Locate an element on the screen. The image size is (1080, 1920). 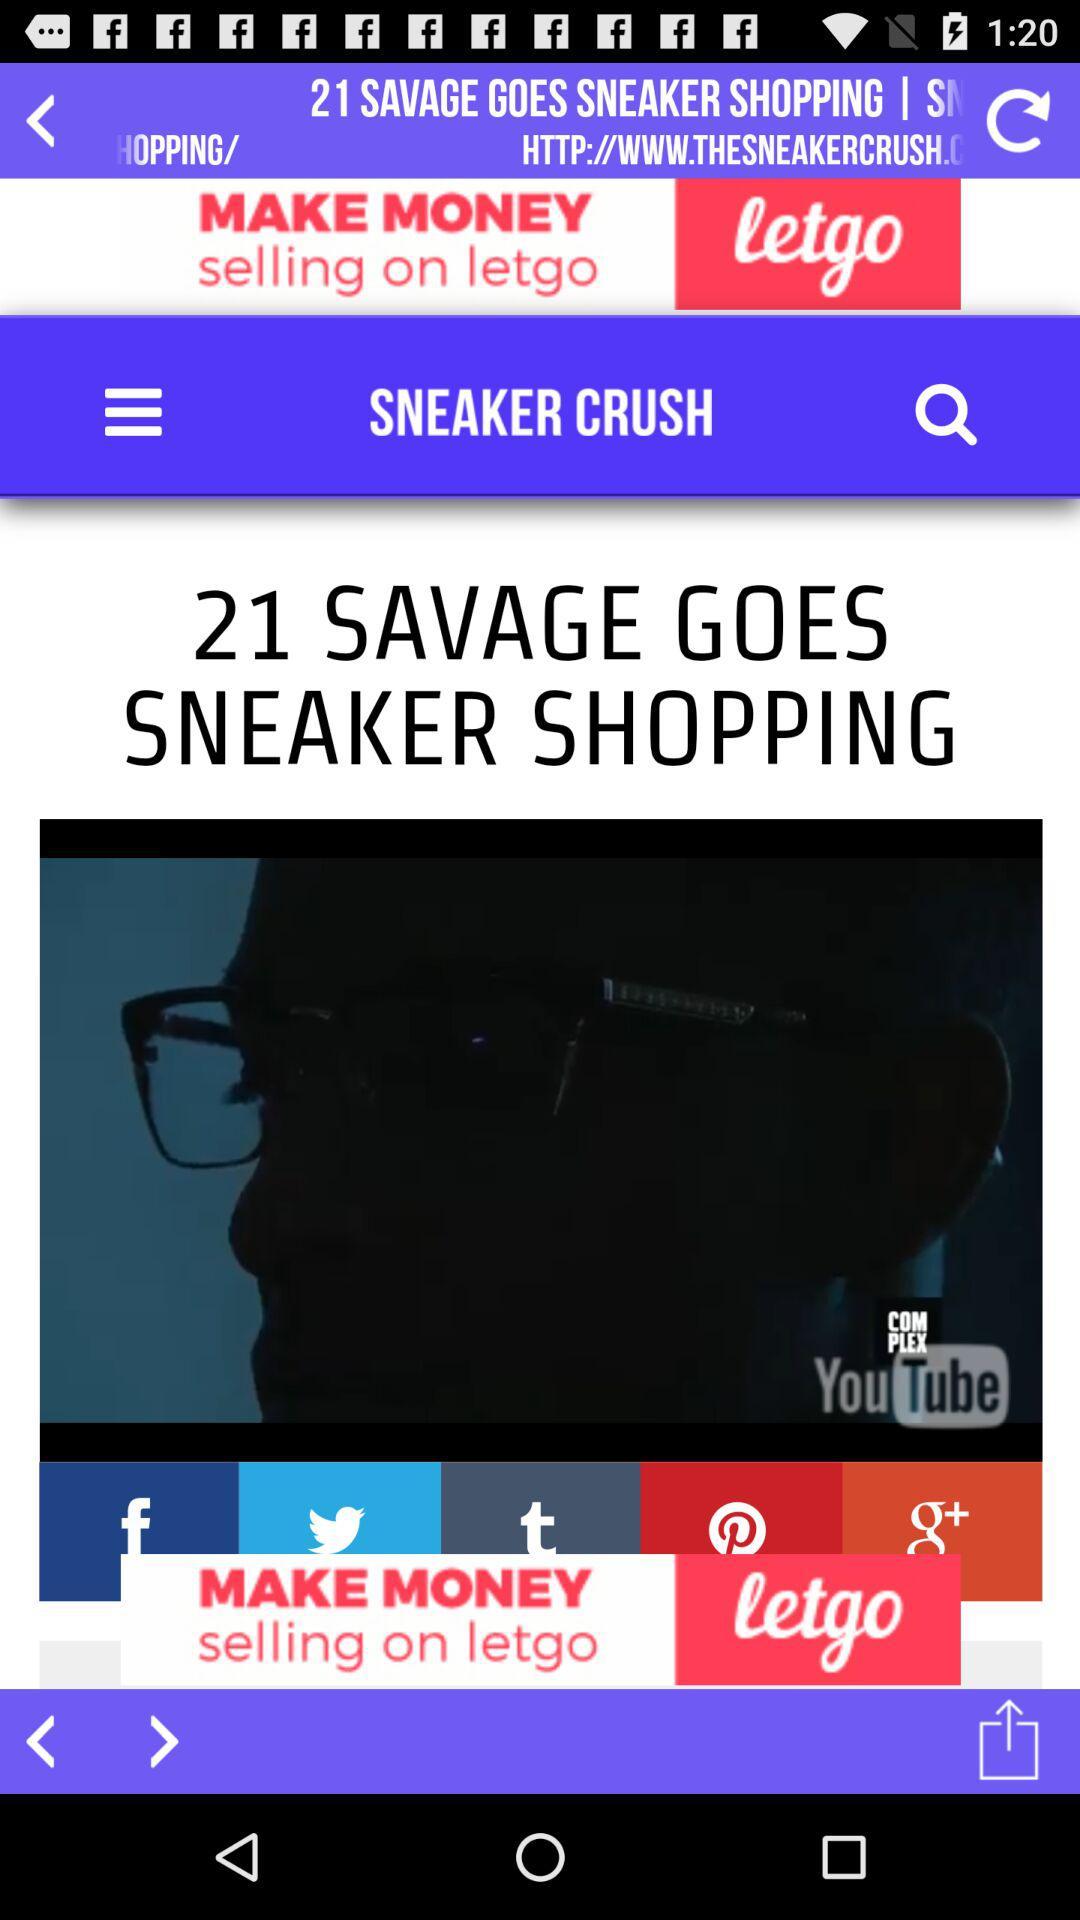
the arrow_backward icon is located at coordinates (51, 127).